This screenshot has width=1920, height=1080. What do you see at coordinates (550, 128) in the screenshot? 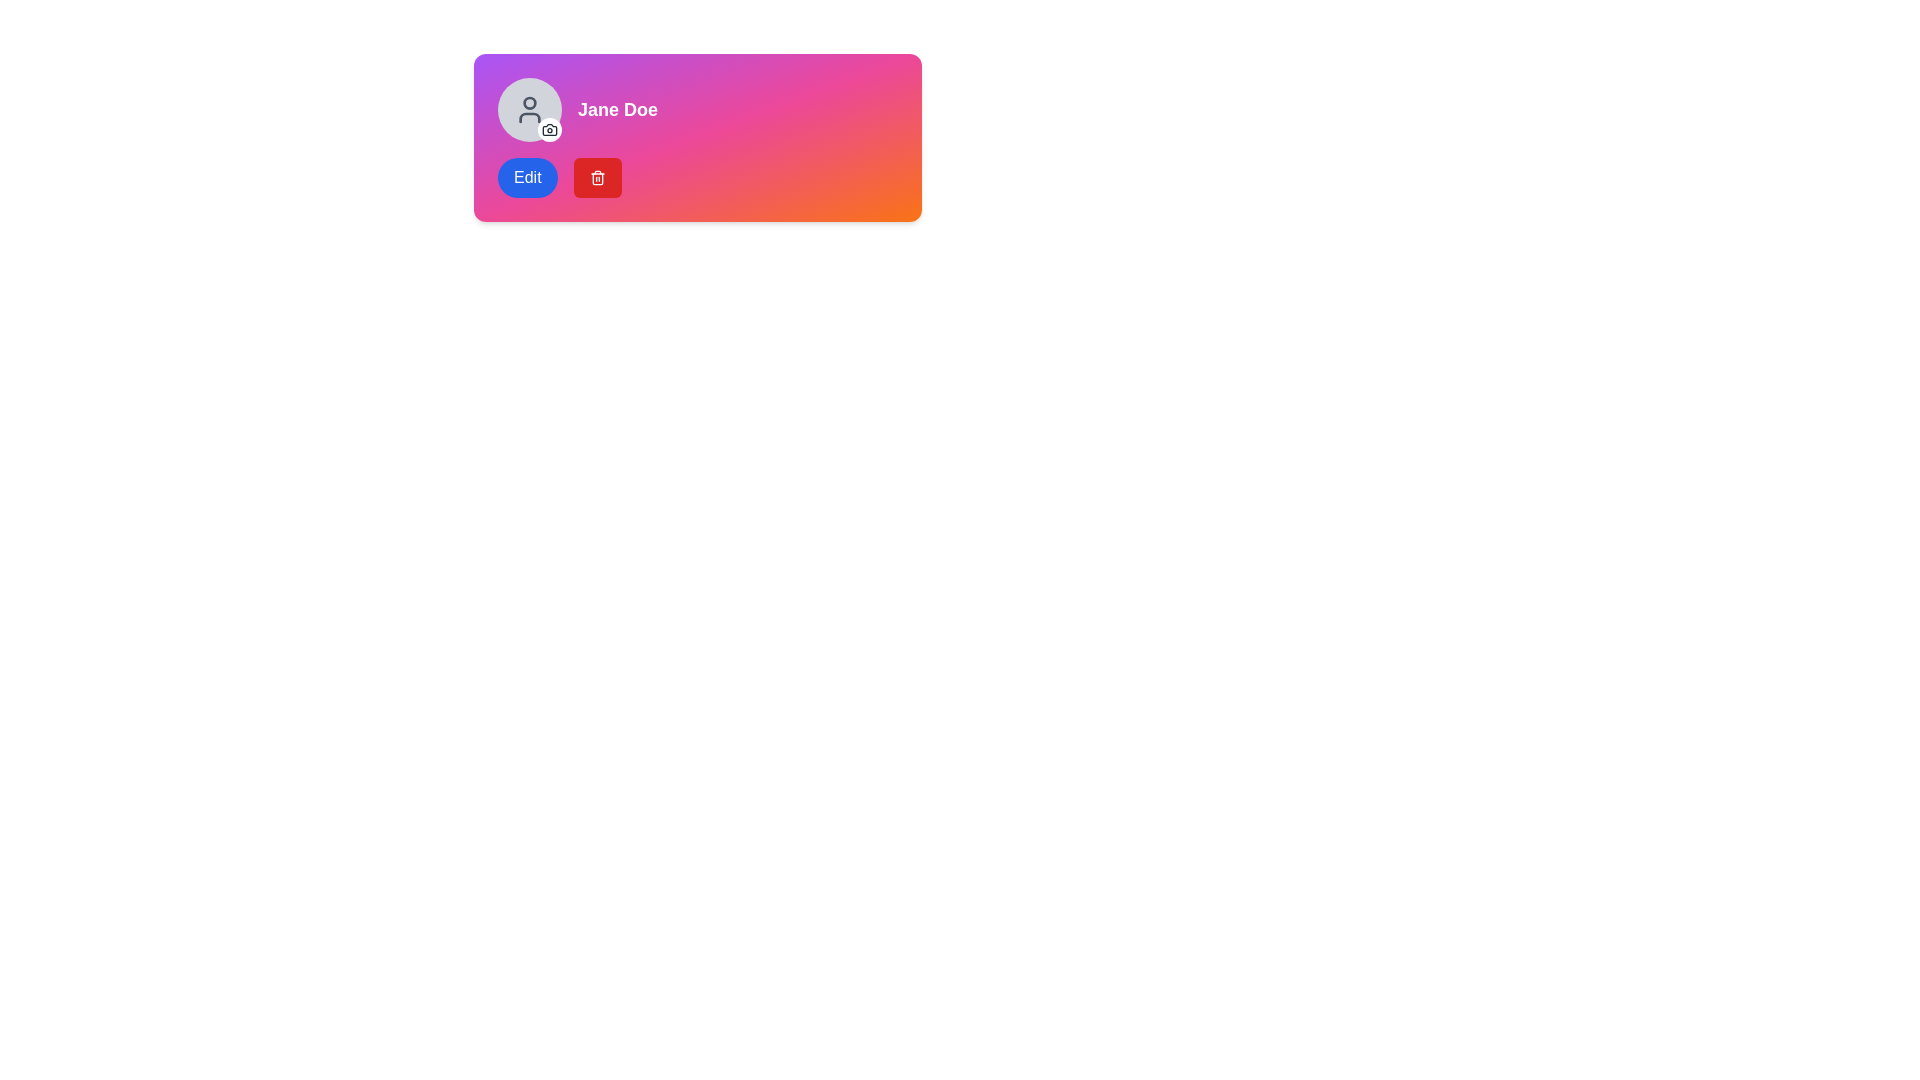
I see `the camera icon located to the left of 'Jane Doe' in the profile card interface to initiate a related action` at bounding box center [550, 128].